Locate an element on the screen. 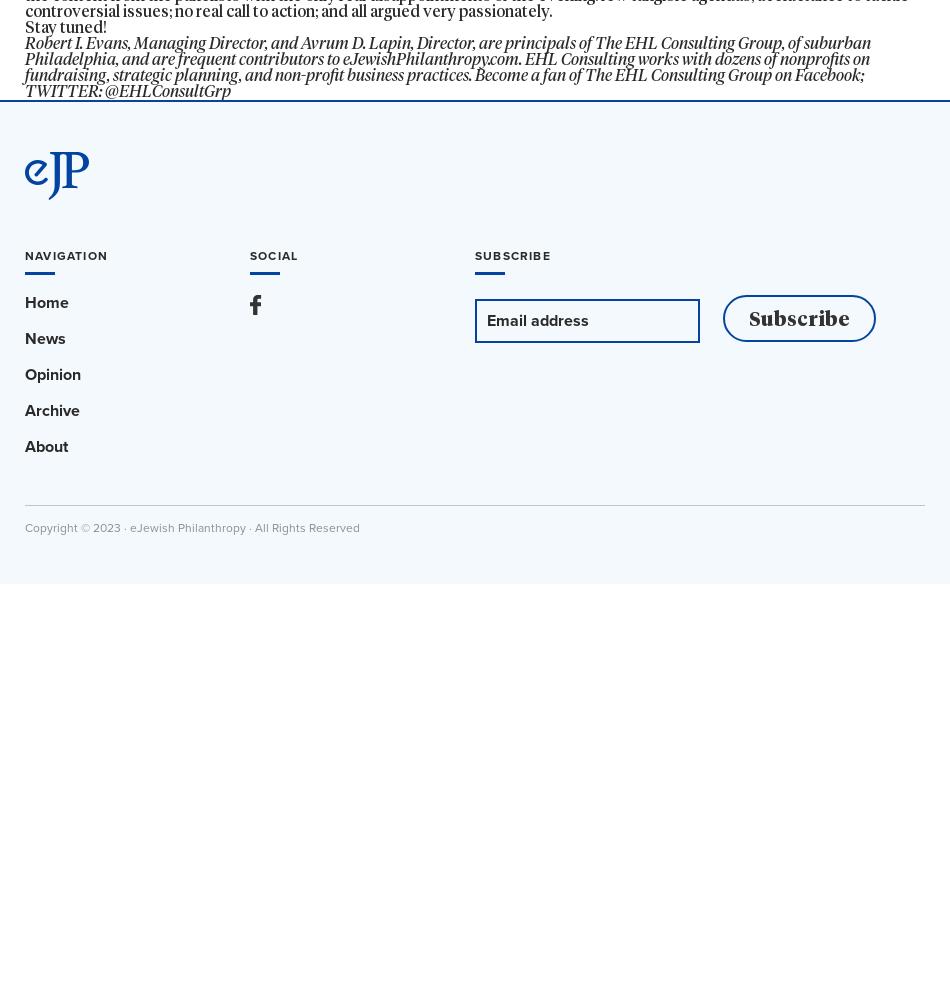 The width and height of the screenshot is (950, 1000). 'Navigation' is located at coordinates (66, 255).